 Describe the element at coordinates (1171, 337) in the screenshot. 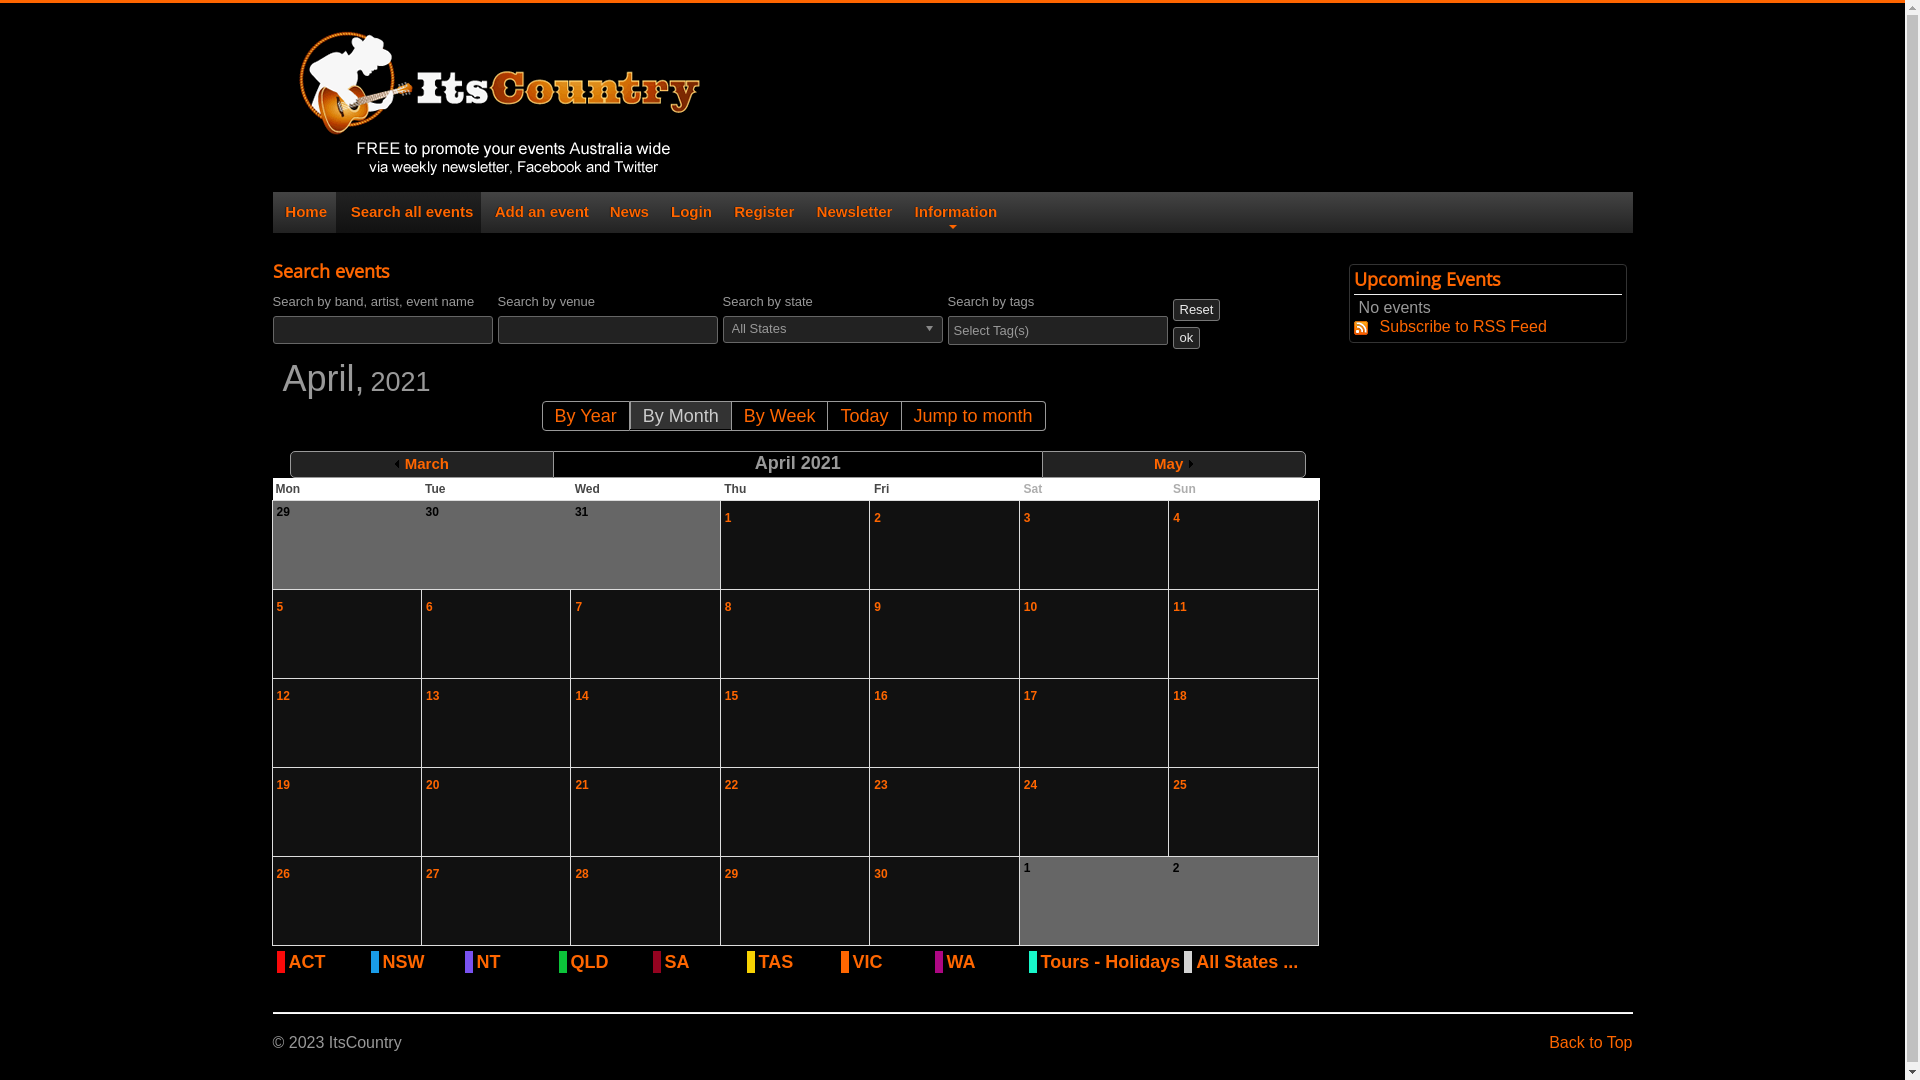

I see `'ok'` at that location.